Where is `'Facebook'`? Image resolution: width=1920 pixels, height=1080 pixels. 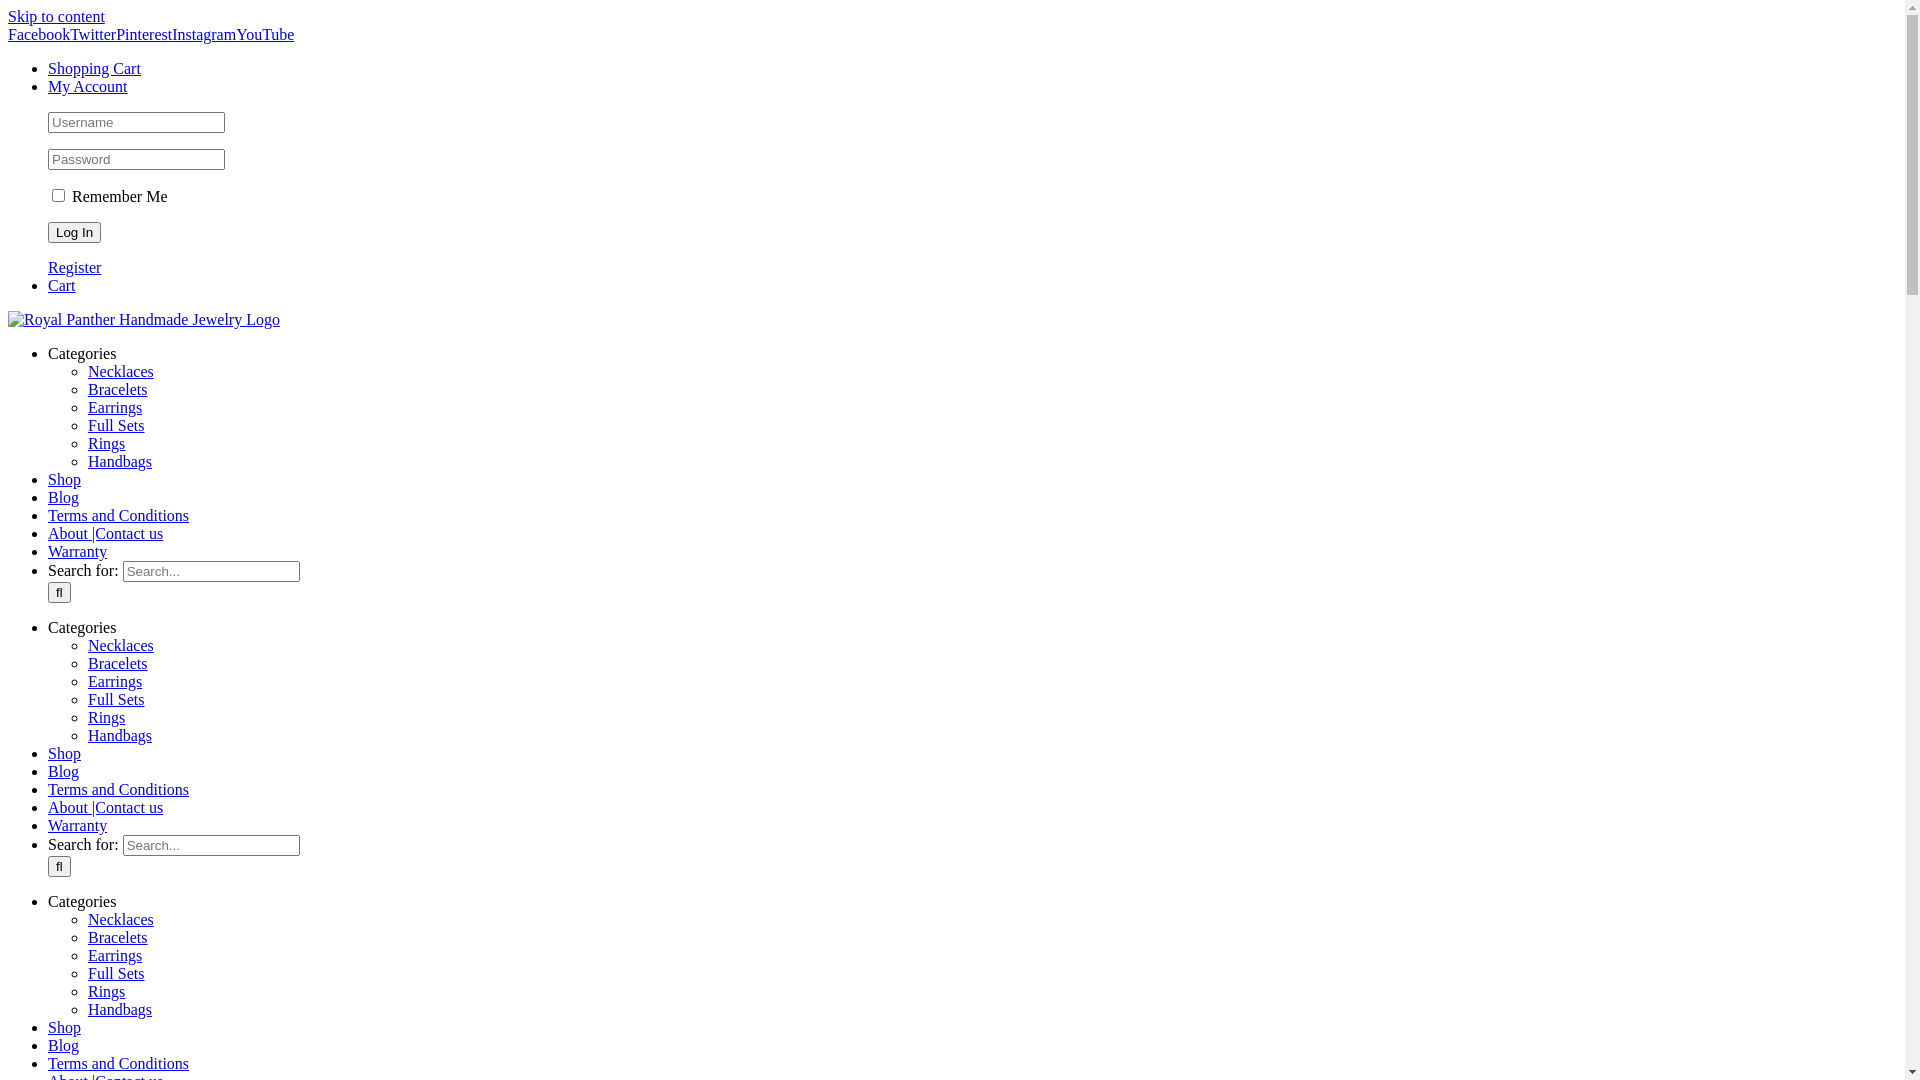 'Facebook' is located at coordinates (38, 34).